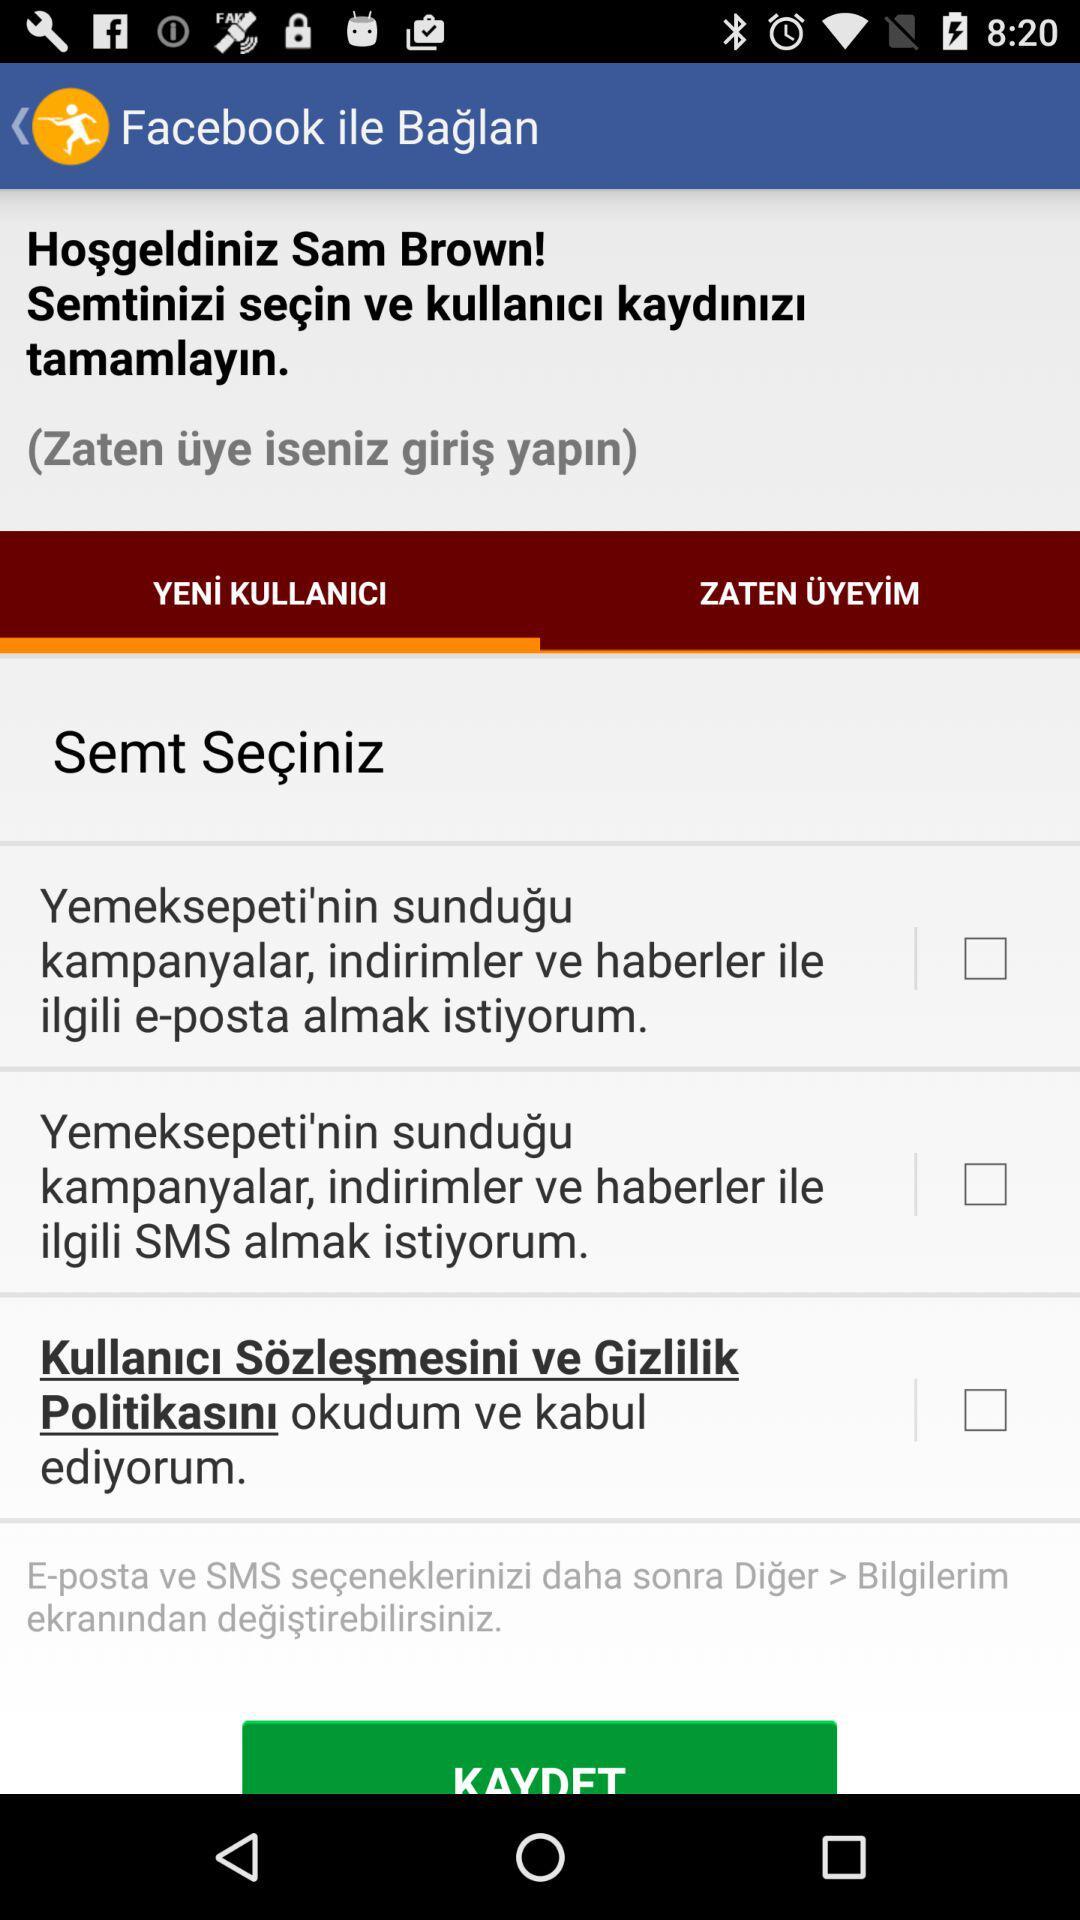 The width and height of the screenshot is (1080, 1920). I want to click on the button which is in the third row from the text semt seciniz, so click(1011, 1184).